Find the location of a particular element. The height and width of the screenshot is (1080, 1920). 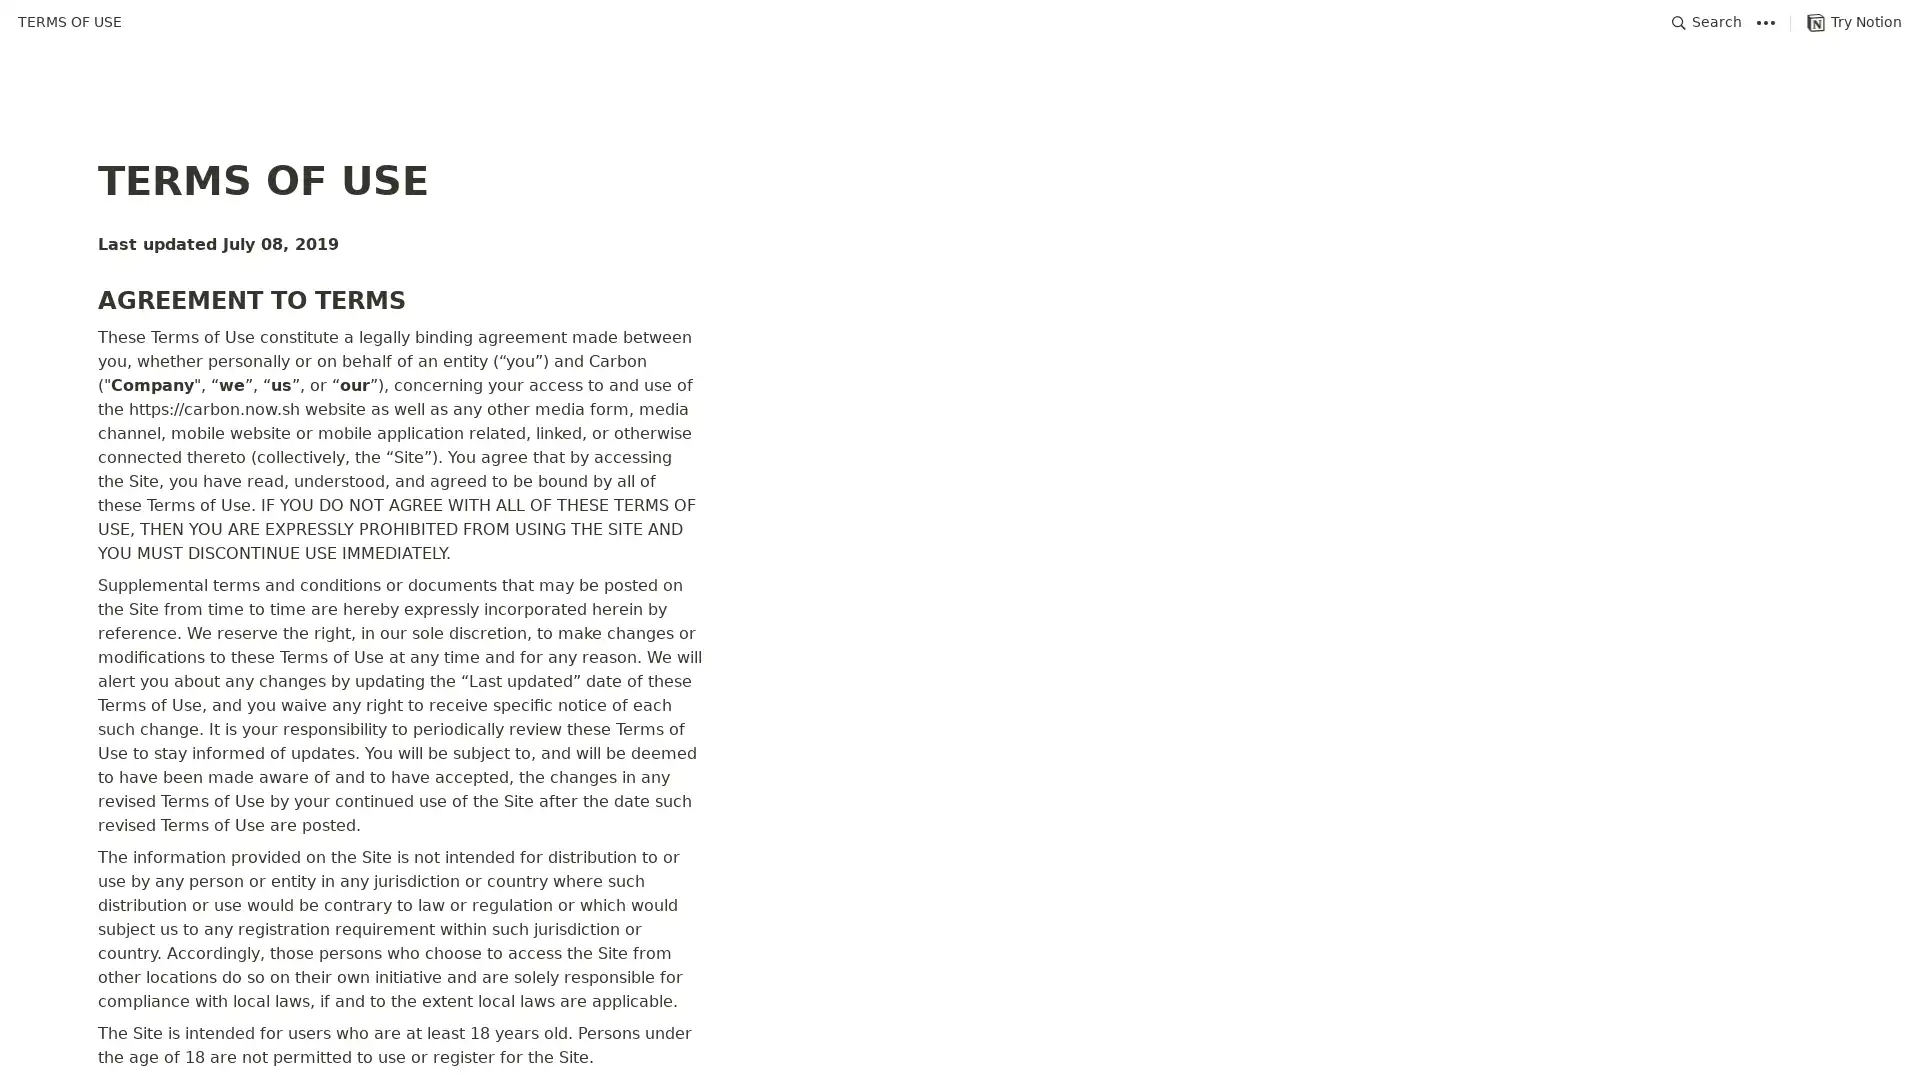

TERMS OF USE is located at coordinates (70, 22).